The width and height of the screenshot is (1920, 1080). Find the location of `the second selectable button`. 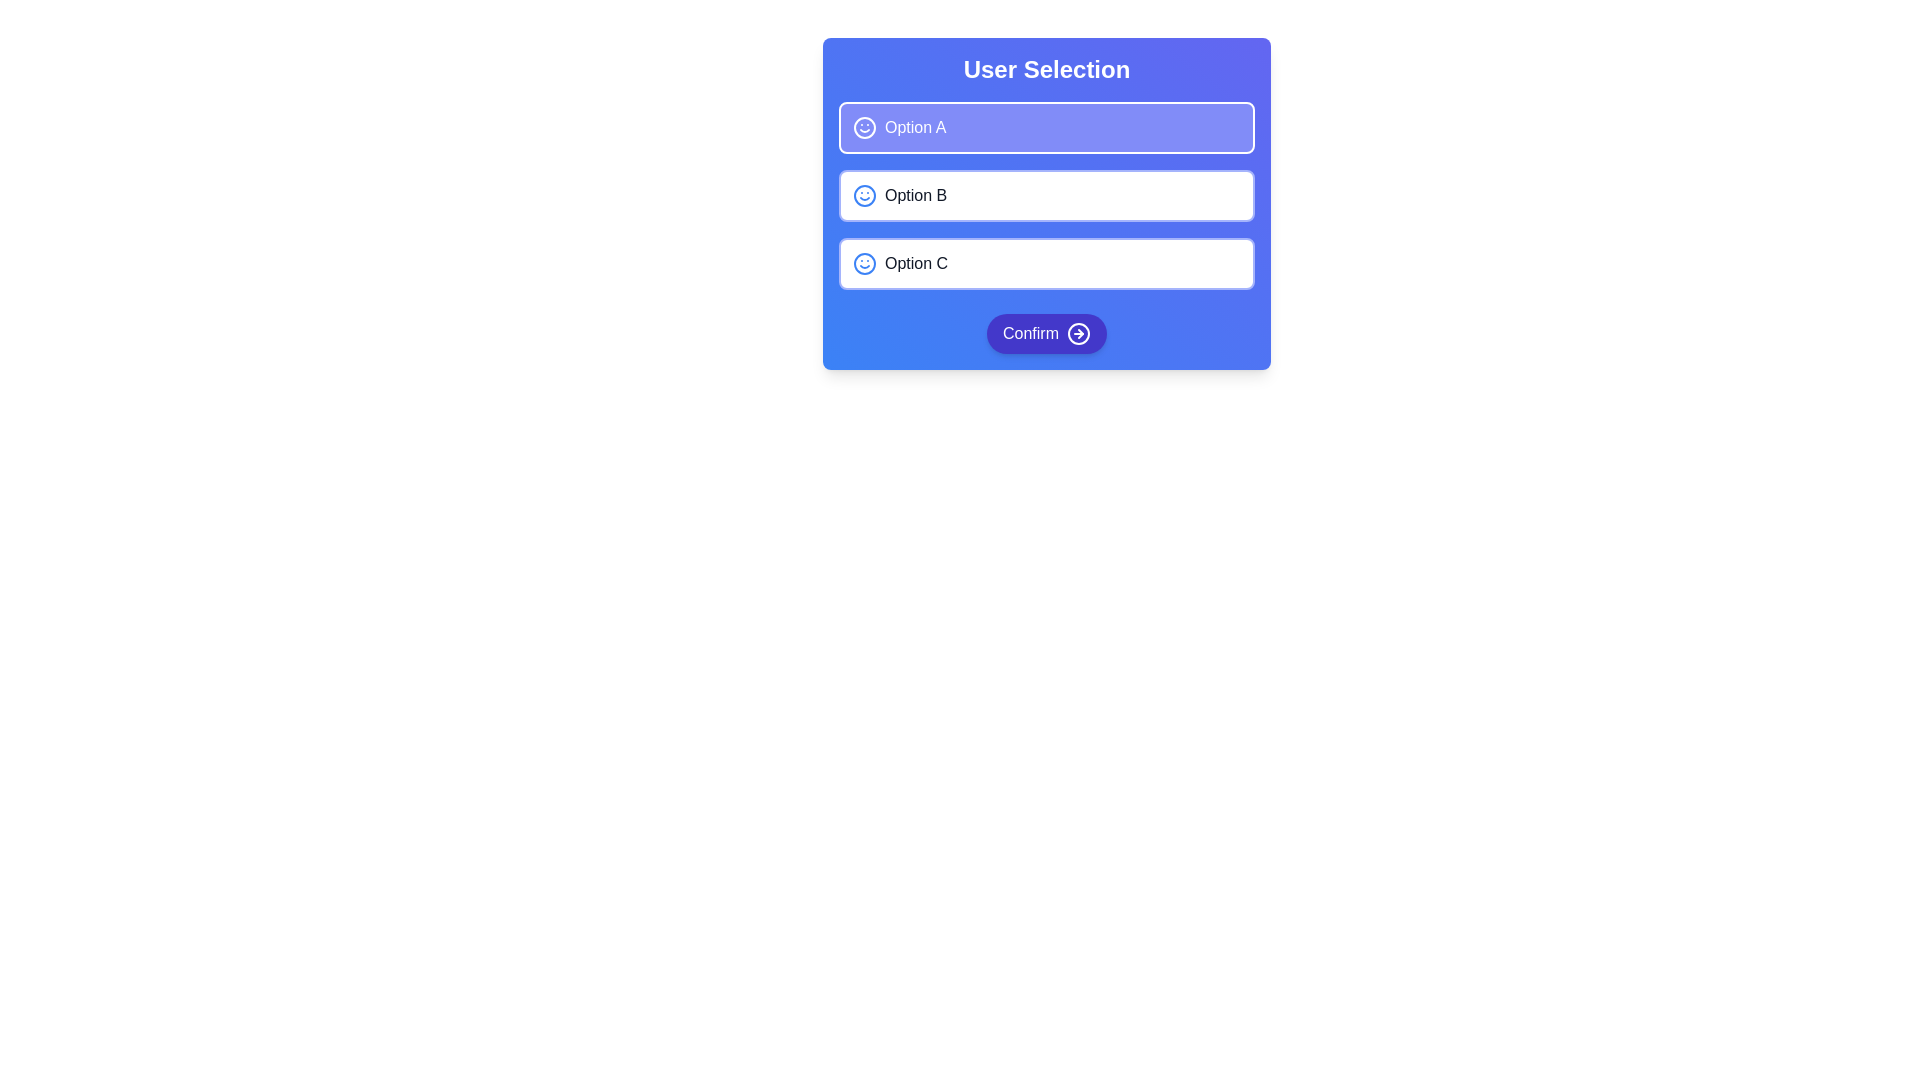

the second selectable button is located at coordinates (1045, 204).